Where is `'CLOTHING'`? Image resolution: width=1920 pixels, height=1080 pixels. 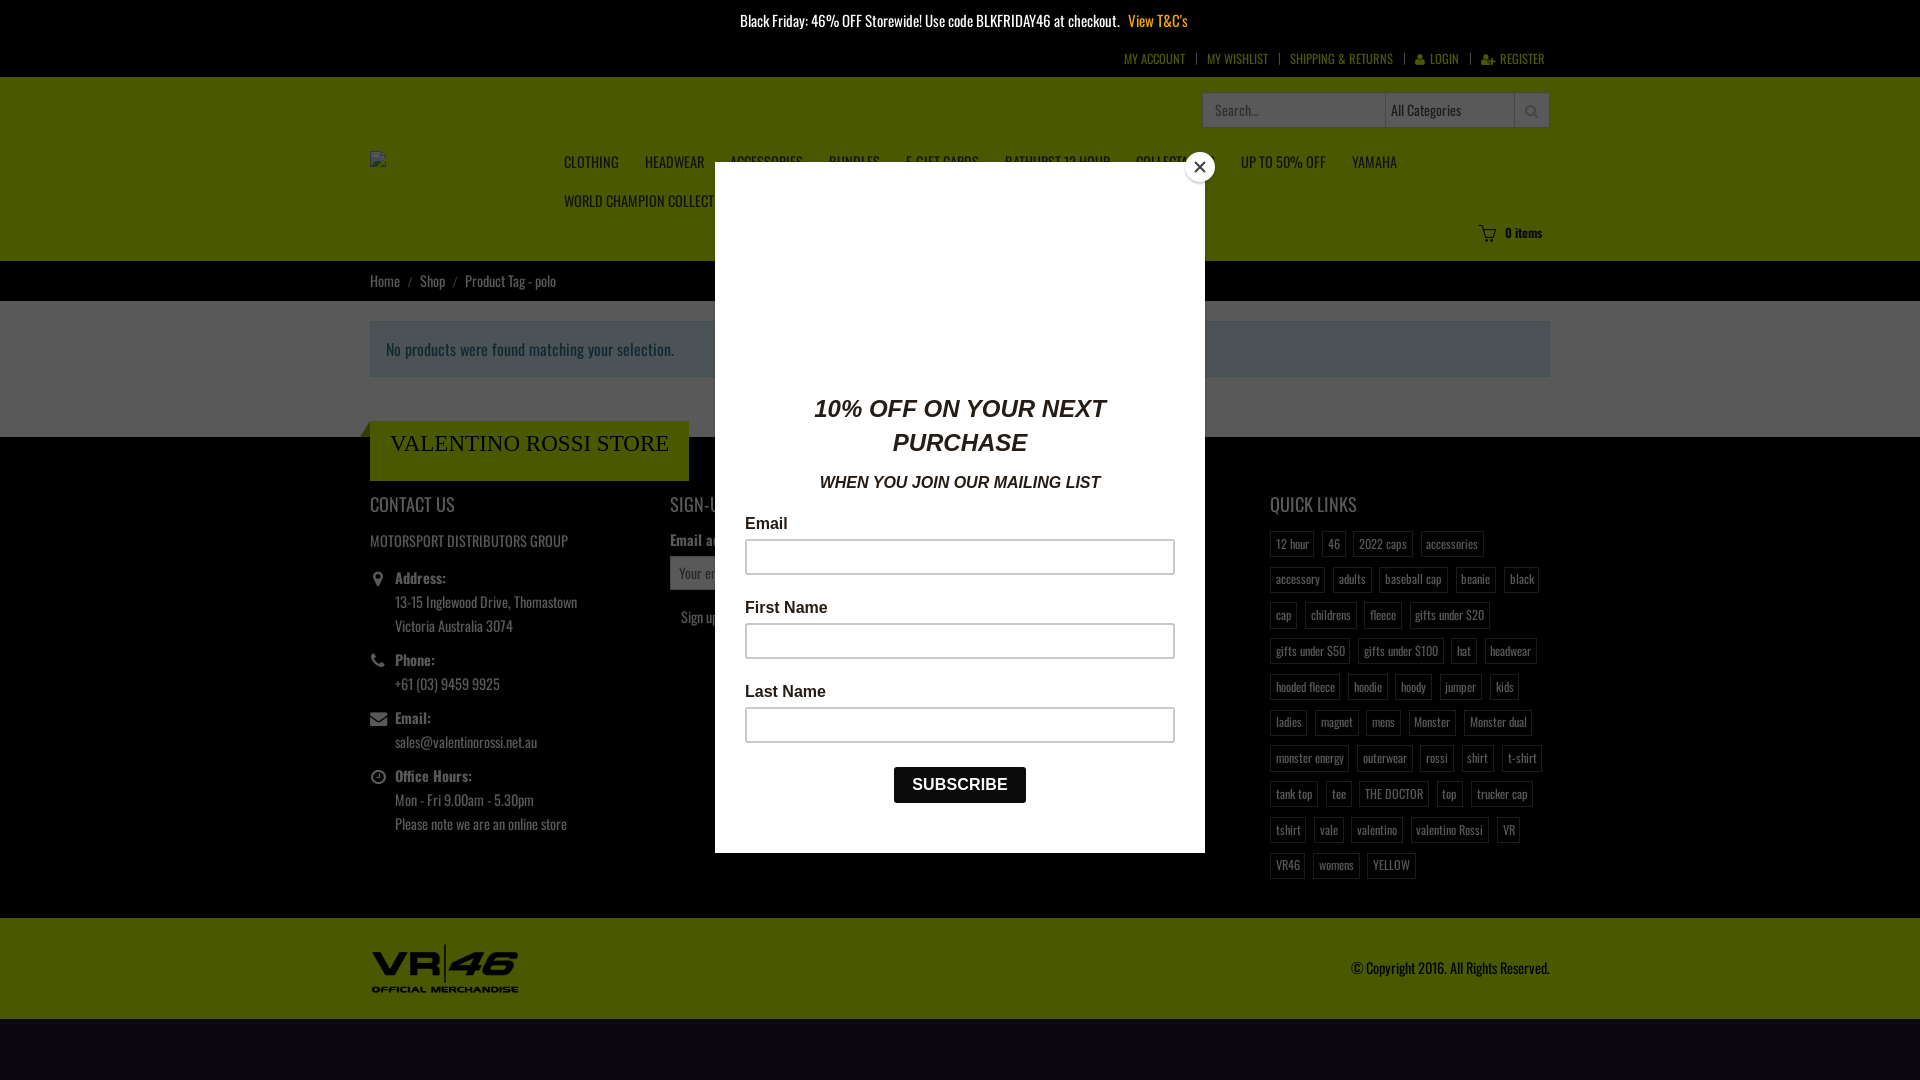 'CLOTHING' is located at coordinates (590, 160).